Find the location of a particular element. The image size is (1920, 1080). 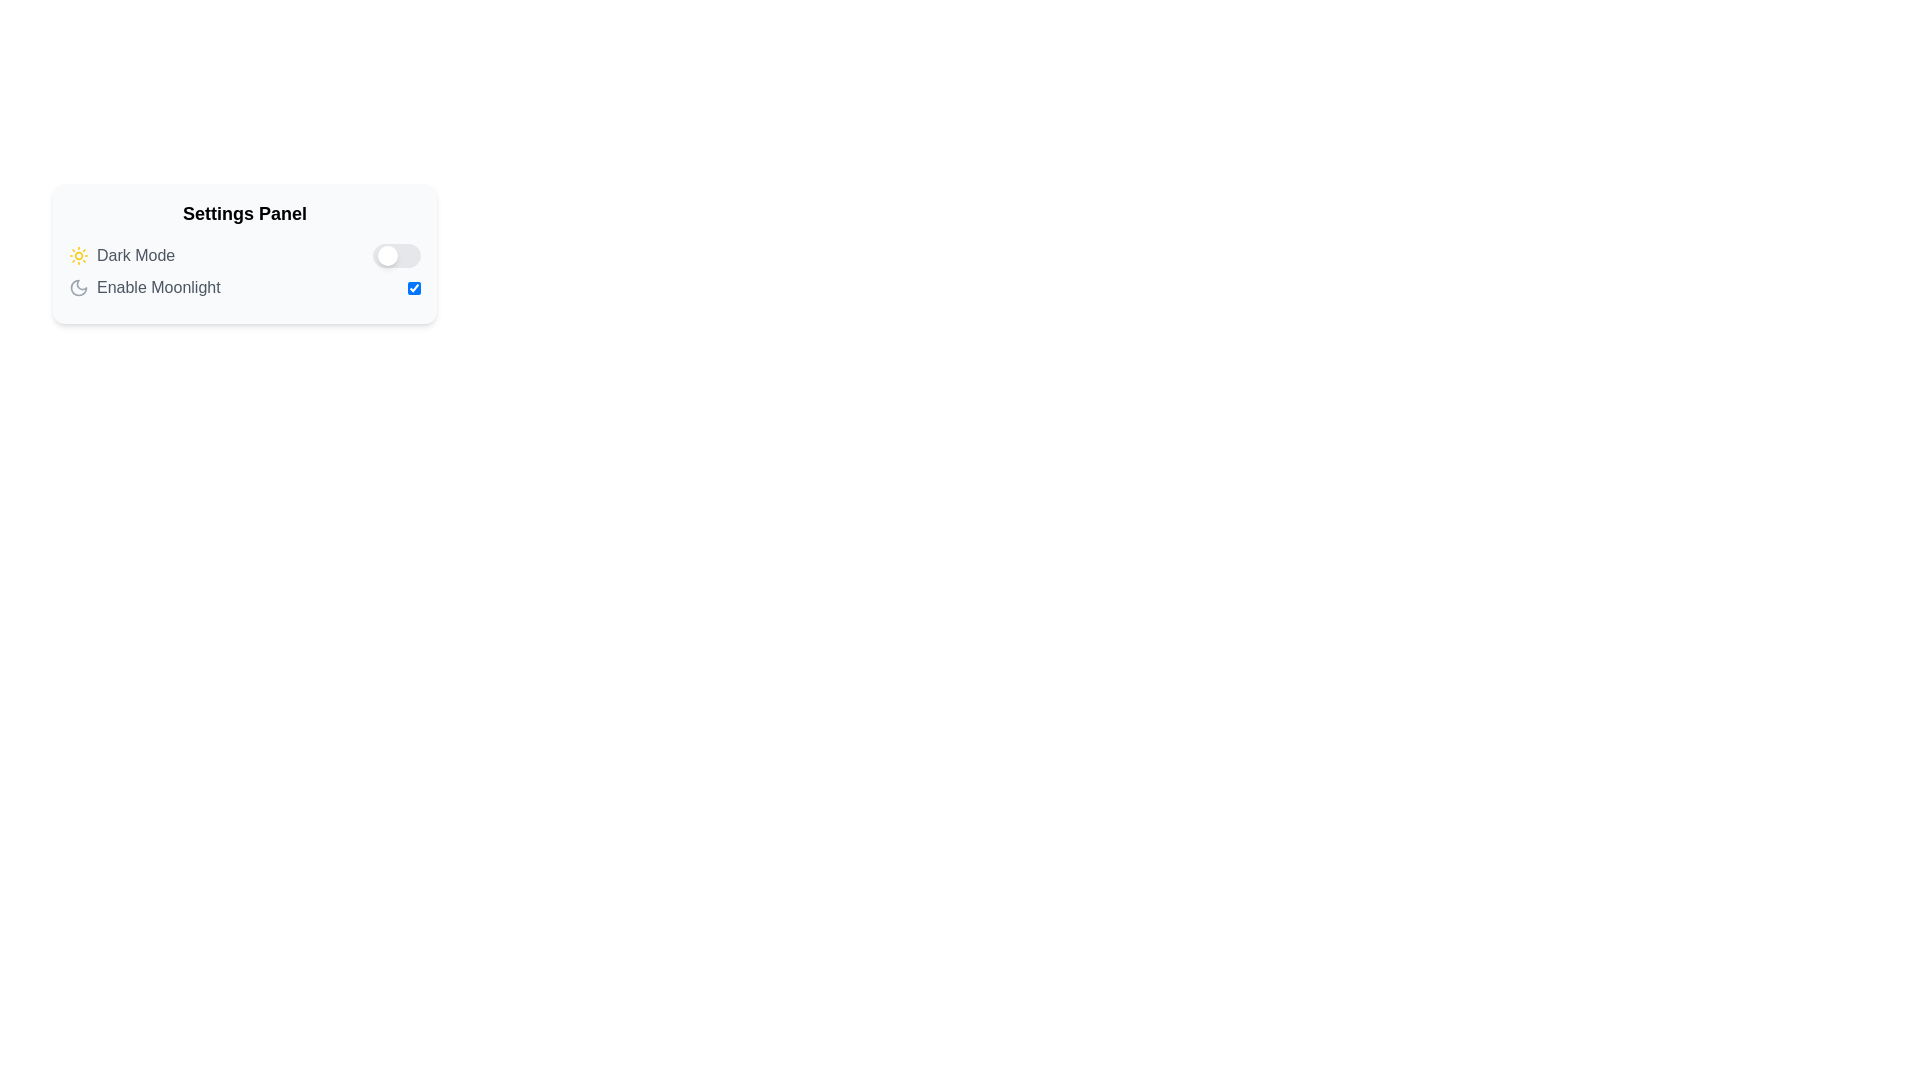

the crescent moon icon that signifies the 'Enable Moonlight' option located to the left of the text 'Enable Moonlight' in the settings panel is located at coordinates (78, 288).